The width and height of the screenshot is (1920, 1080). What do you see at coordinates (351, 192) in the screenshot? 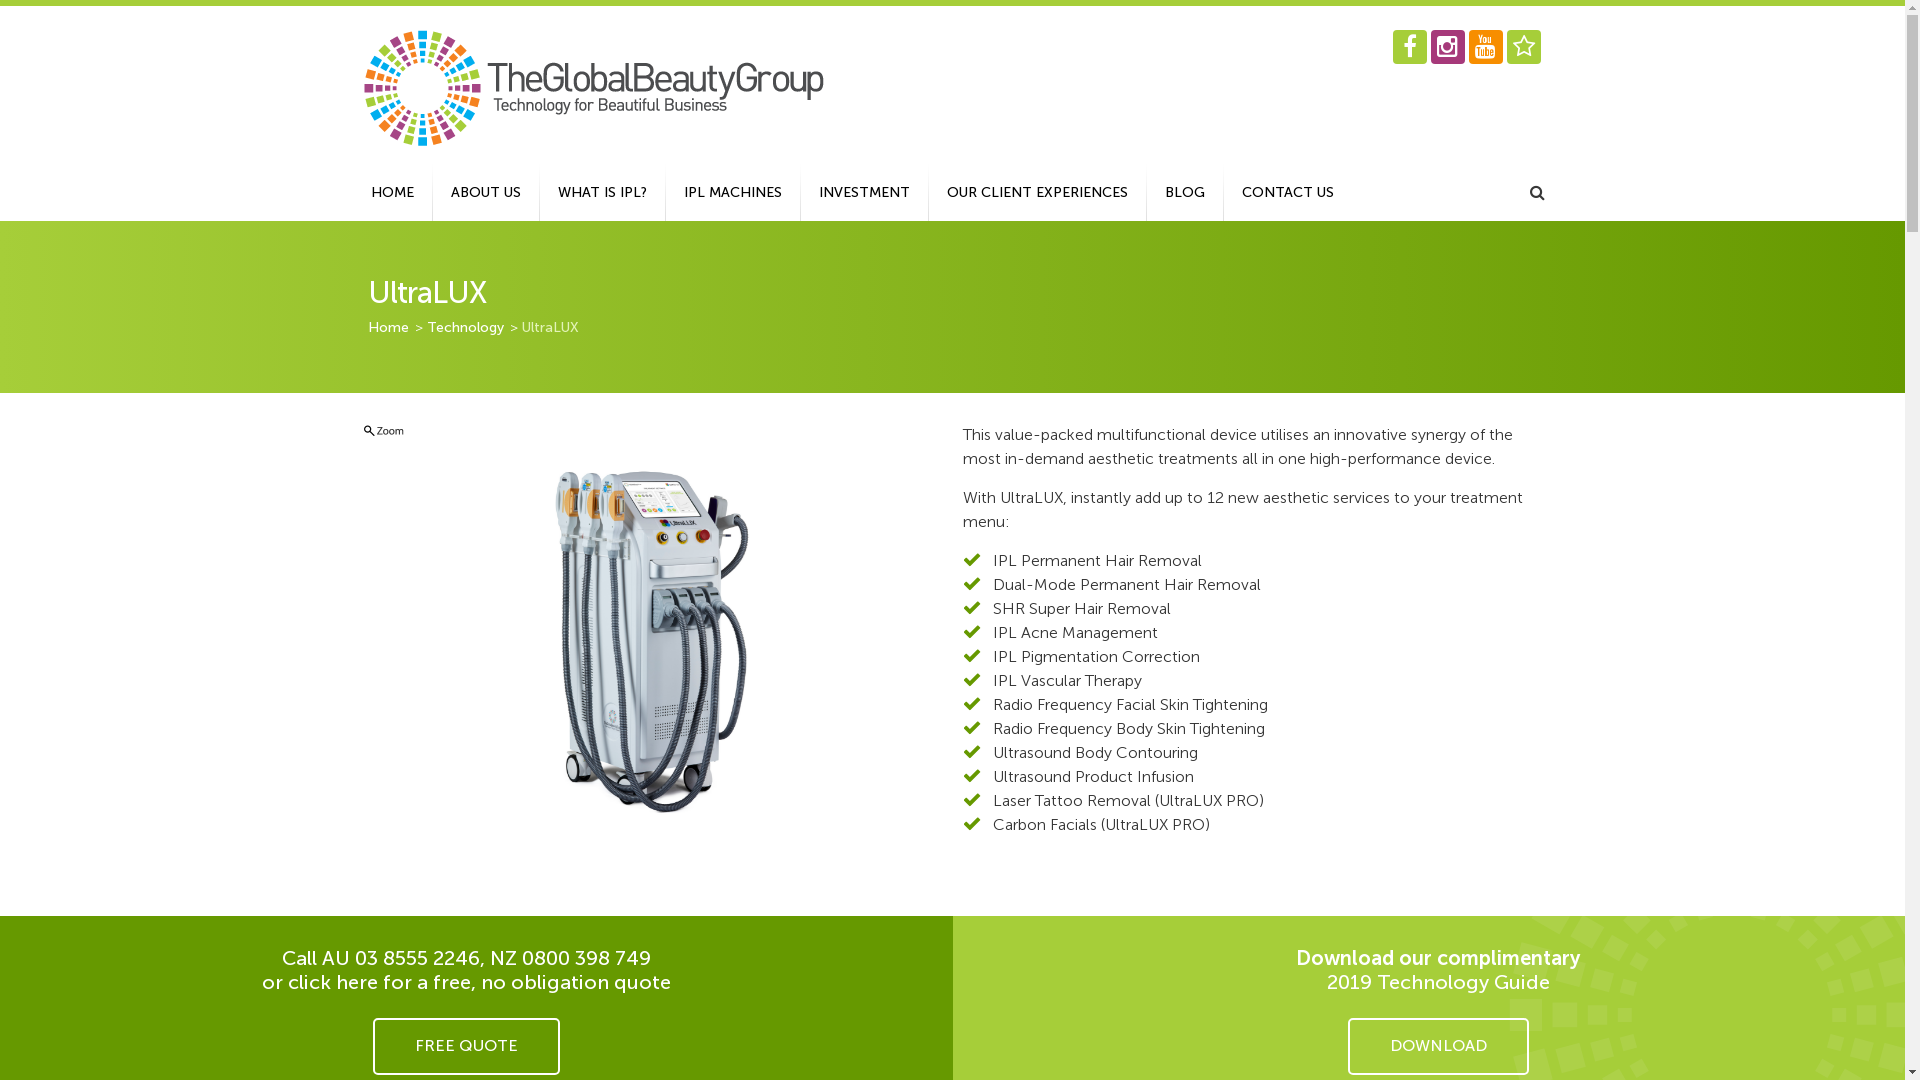
I see `'HOME'` at bounding box center [351, 192].